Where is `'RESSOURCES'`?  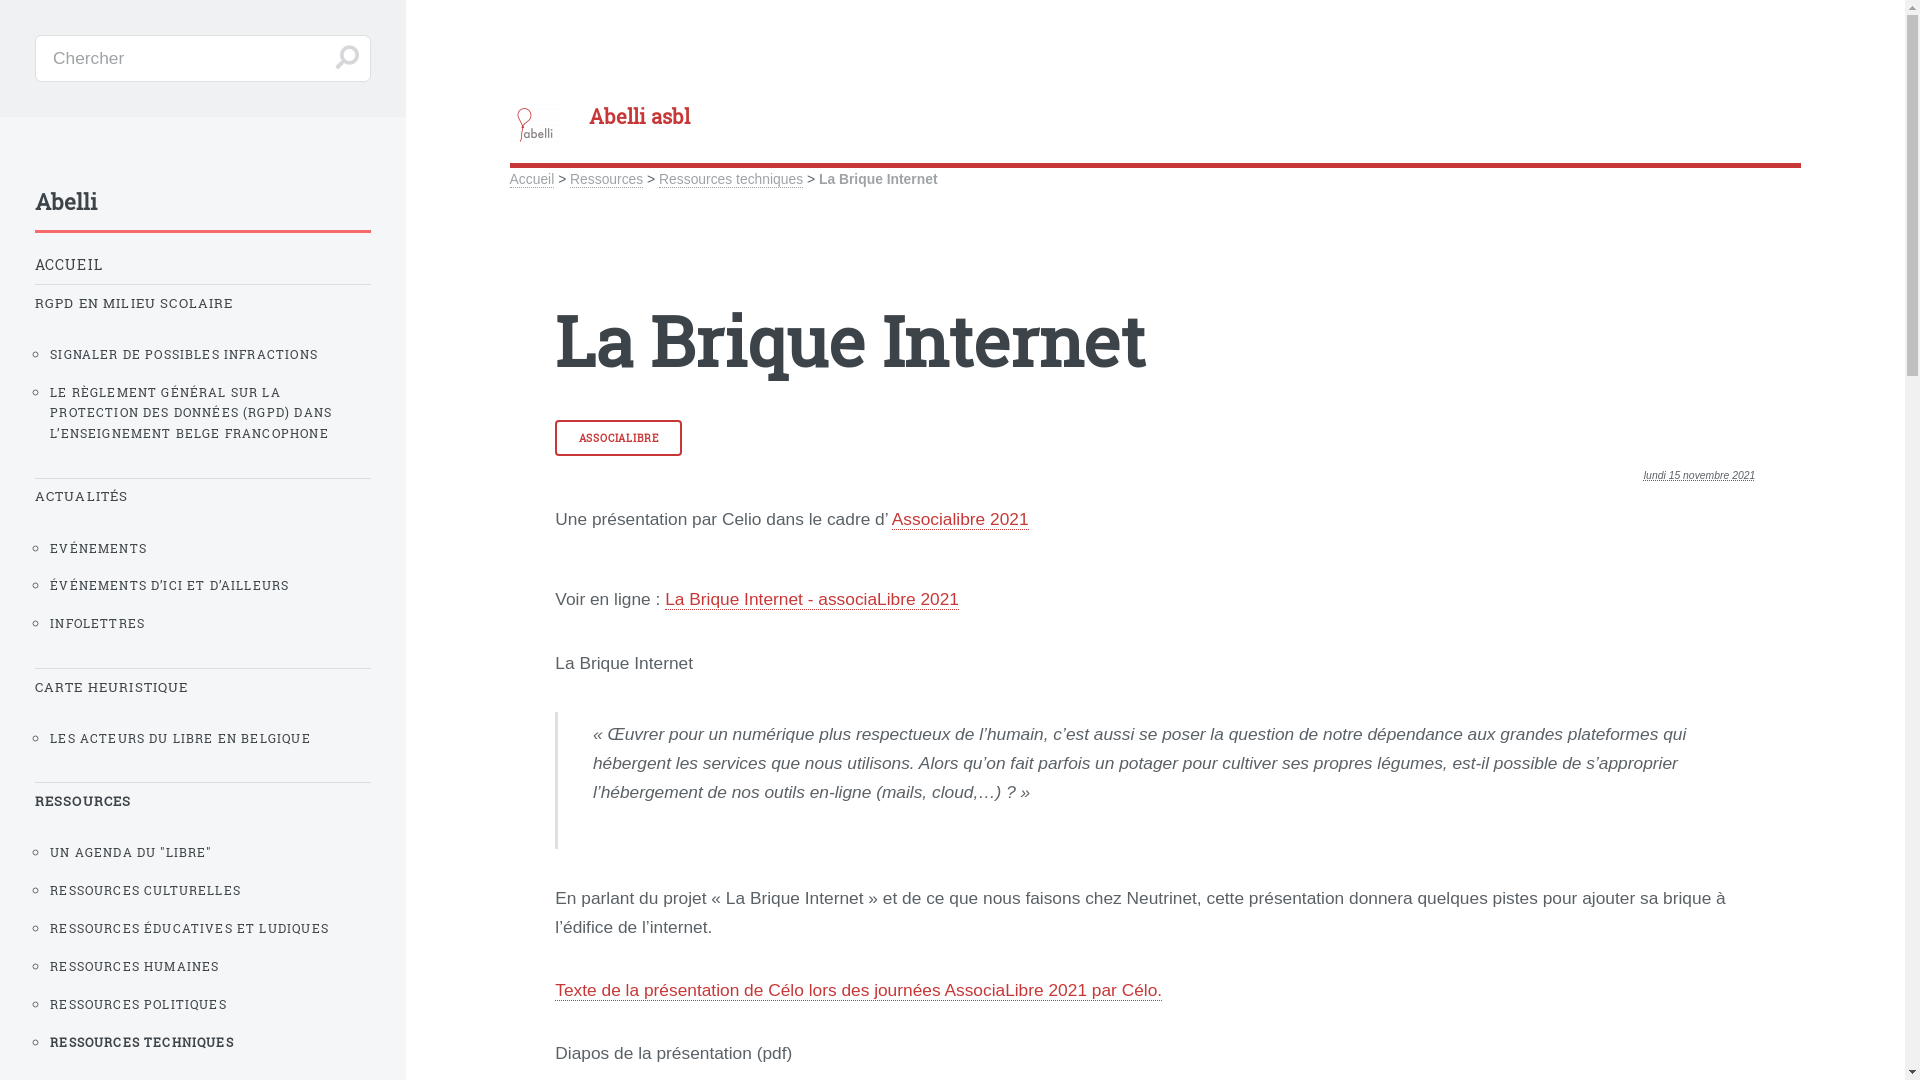
'RESSOURCES' is located at coordinates (202, 800).